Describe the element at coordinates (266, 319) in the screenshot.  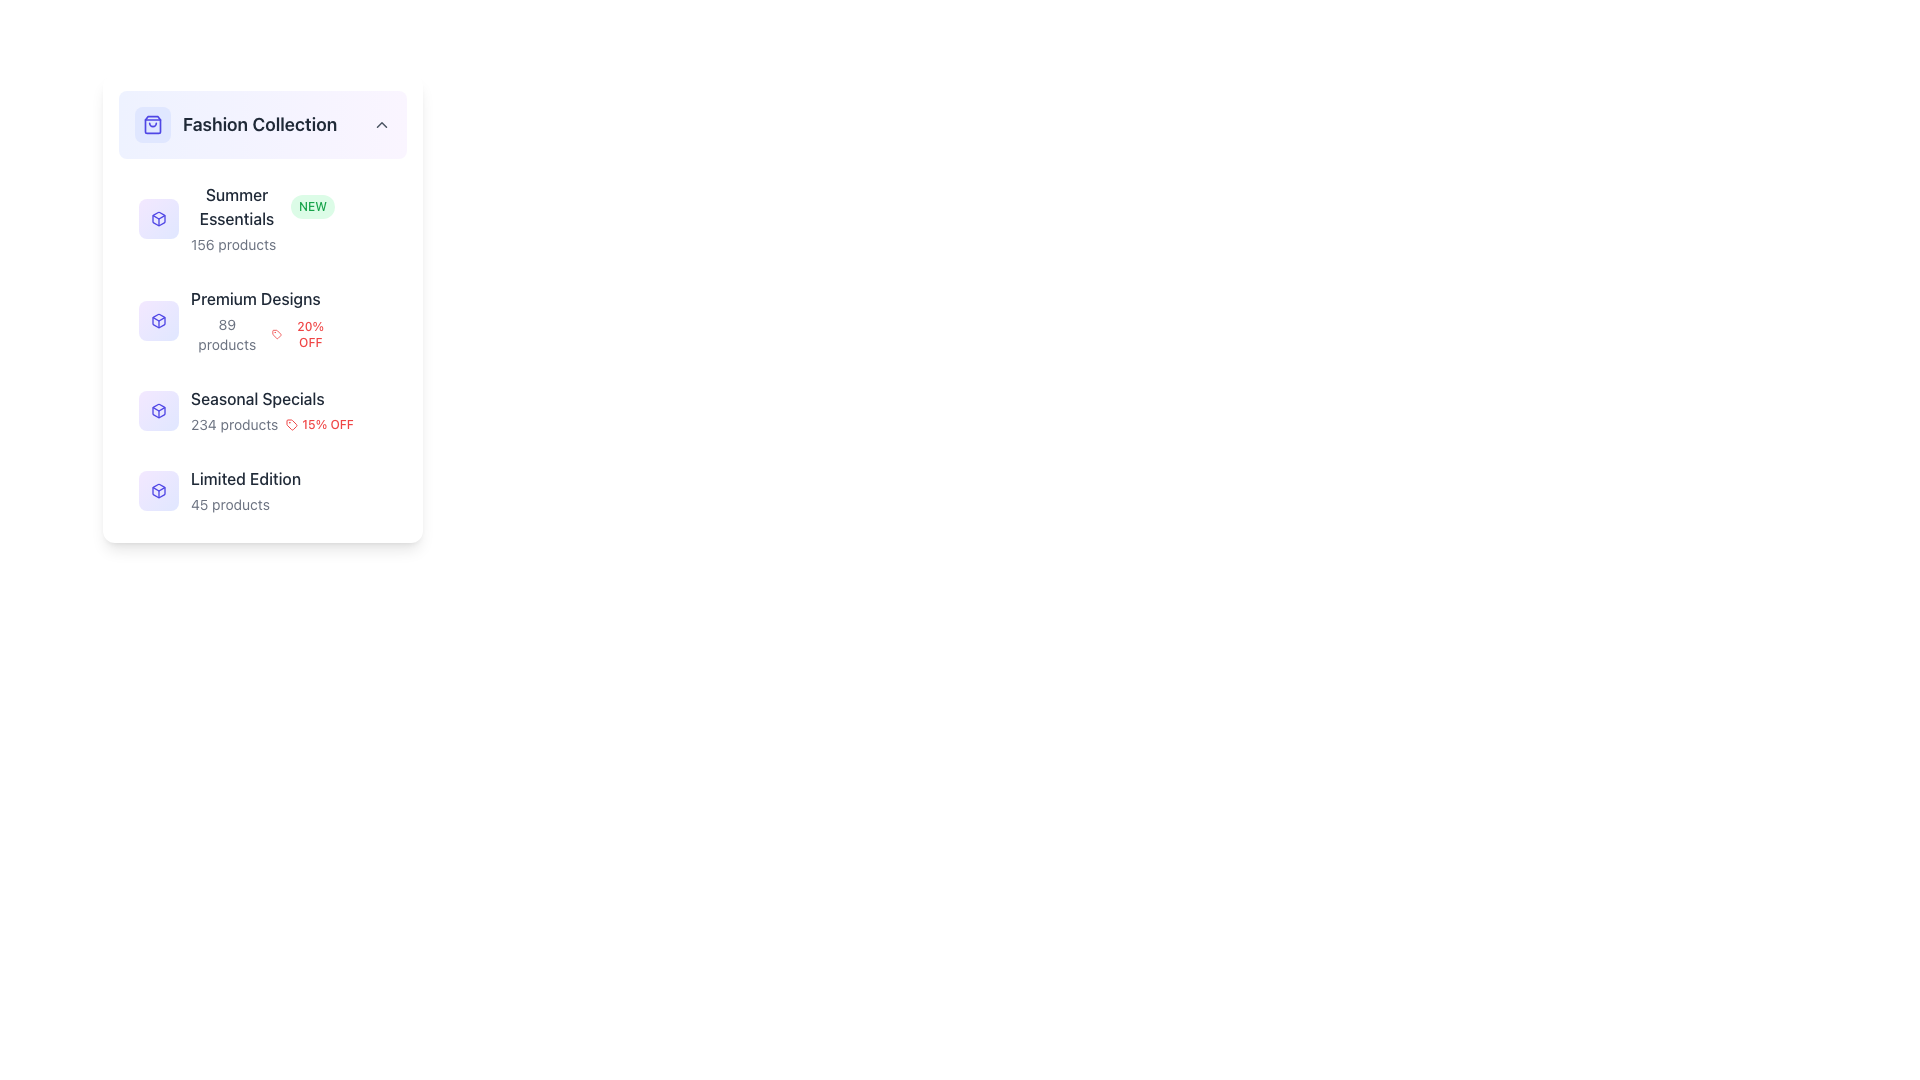
I see `the second card in the 'Fashion Collection' list to navigate to a detailed view of the product category or promotion` at that location.